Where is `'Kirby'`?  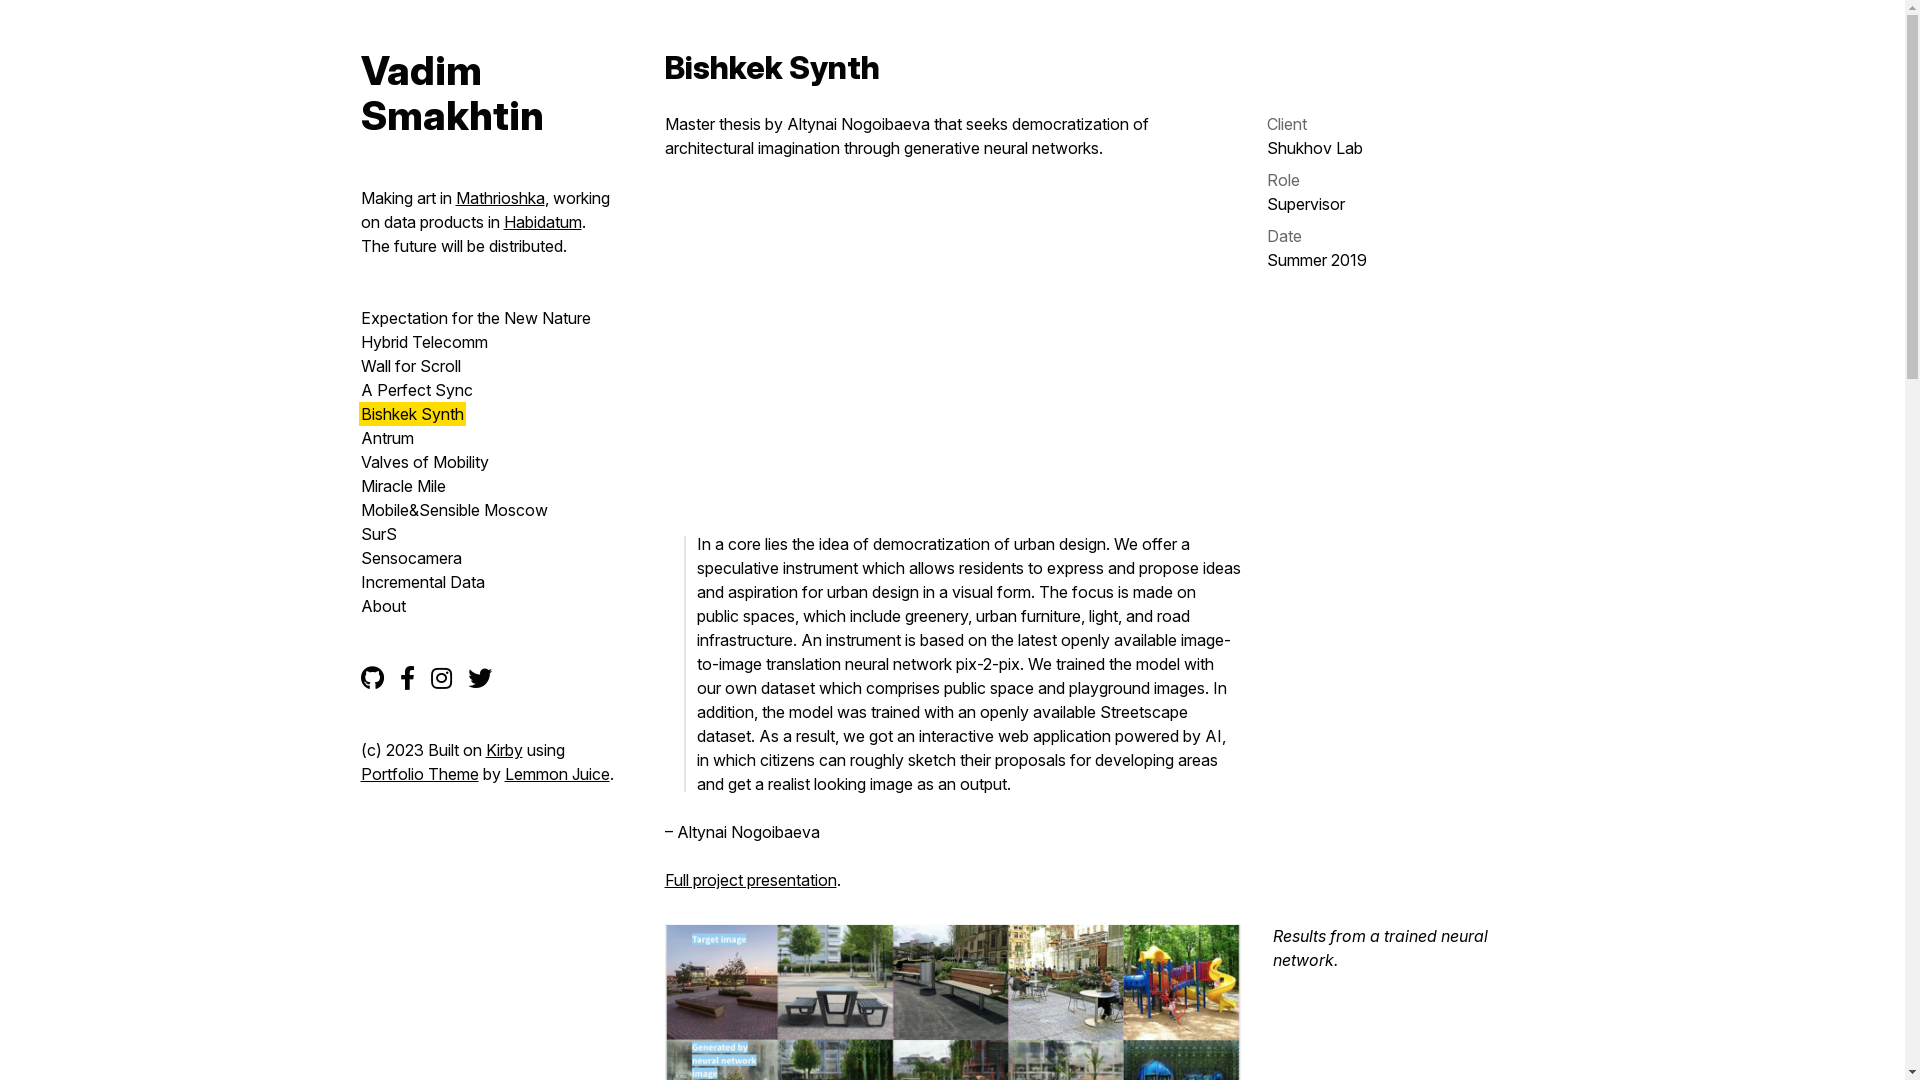
'Kirby' is located at coordinates (485, 749).